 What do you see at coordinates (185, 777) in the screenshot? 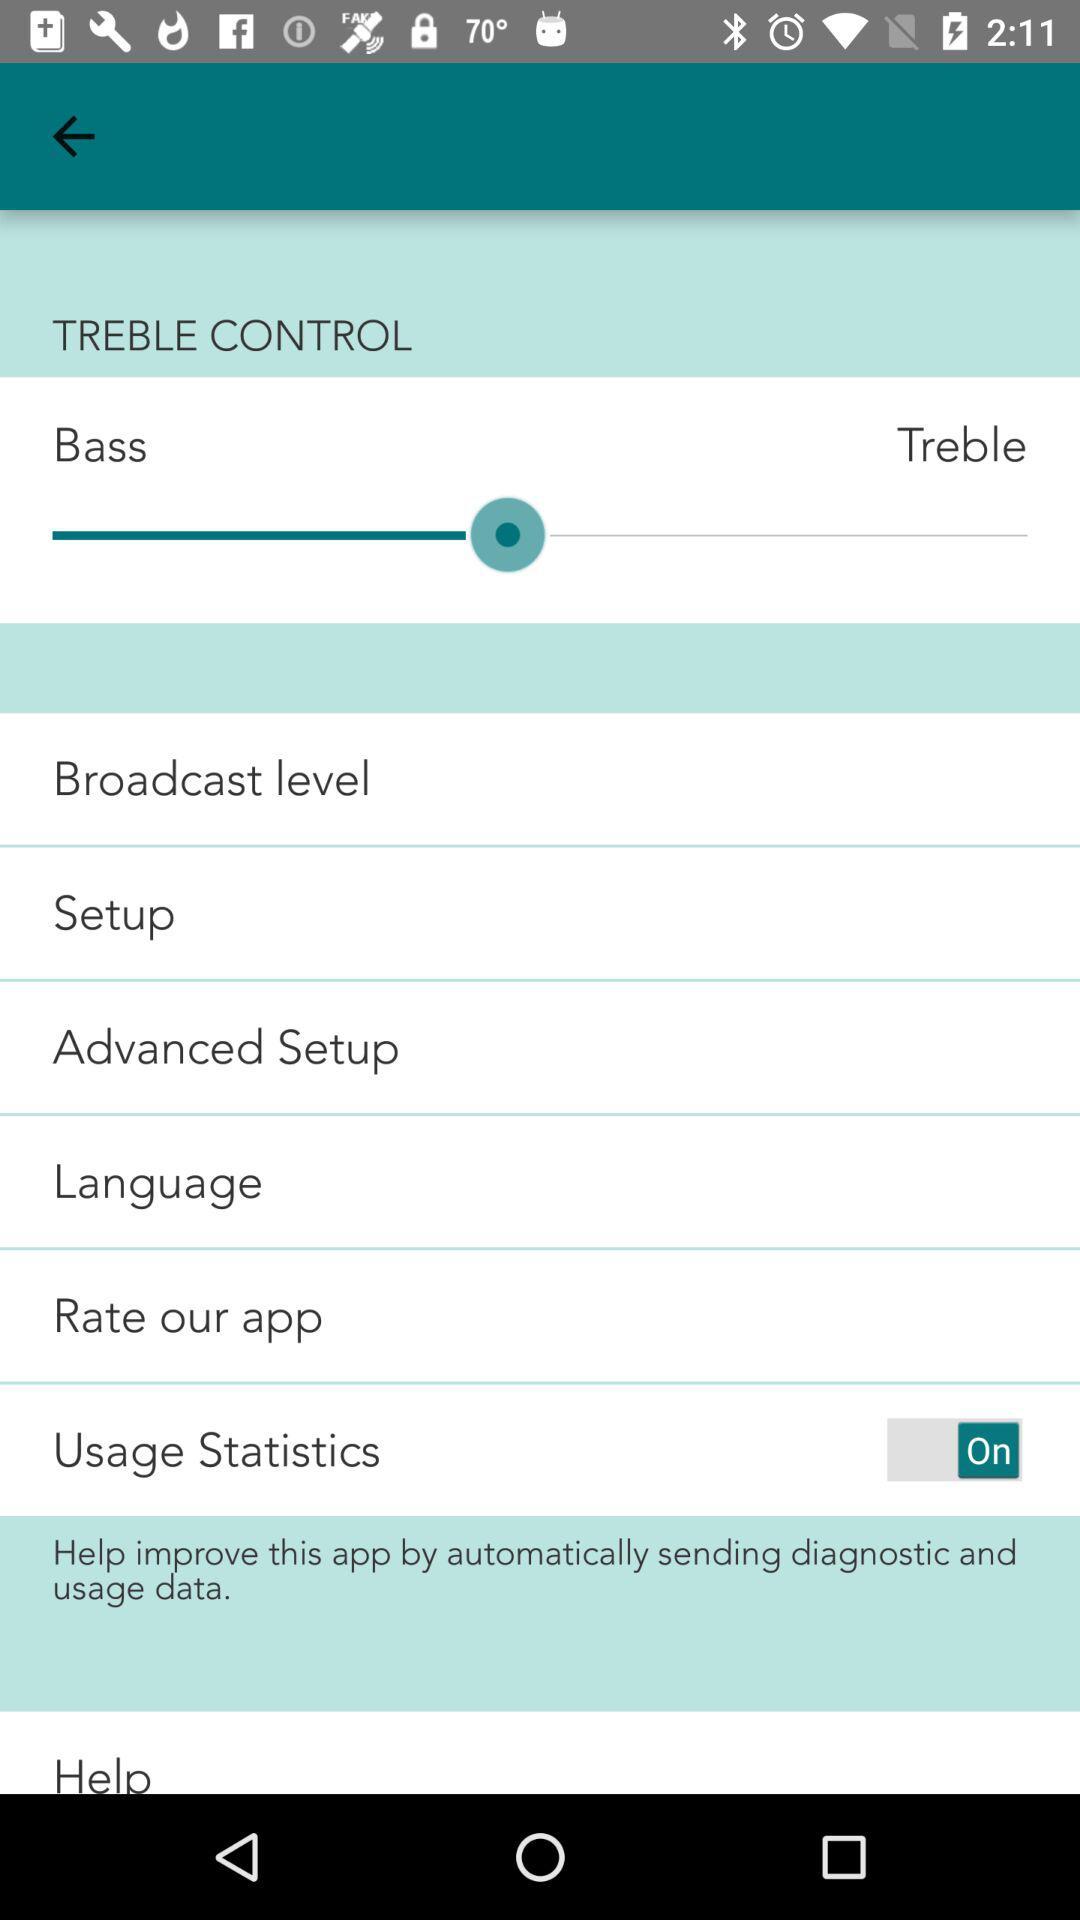
I see `broadcast level icon` at bounding box center [185, 777].